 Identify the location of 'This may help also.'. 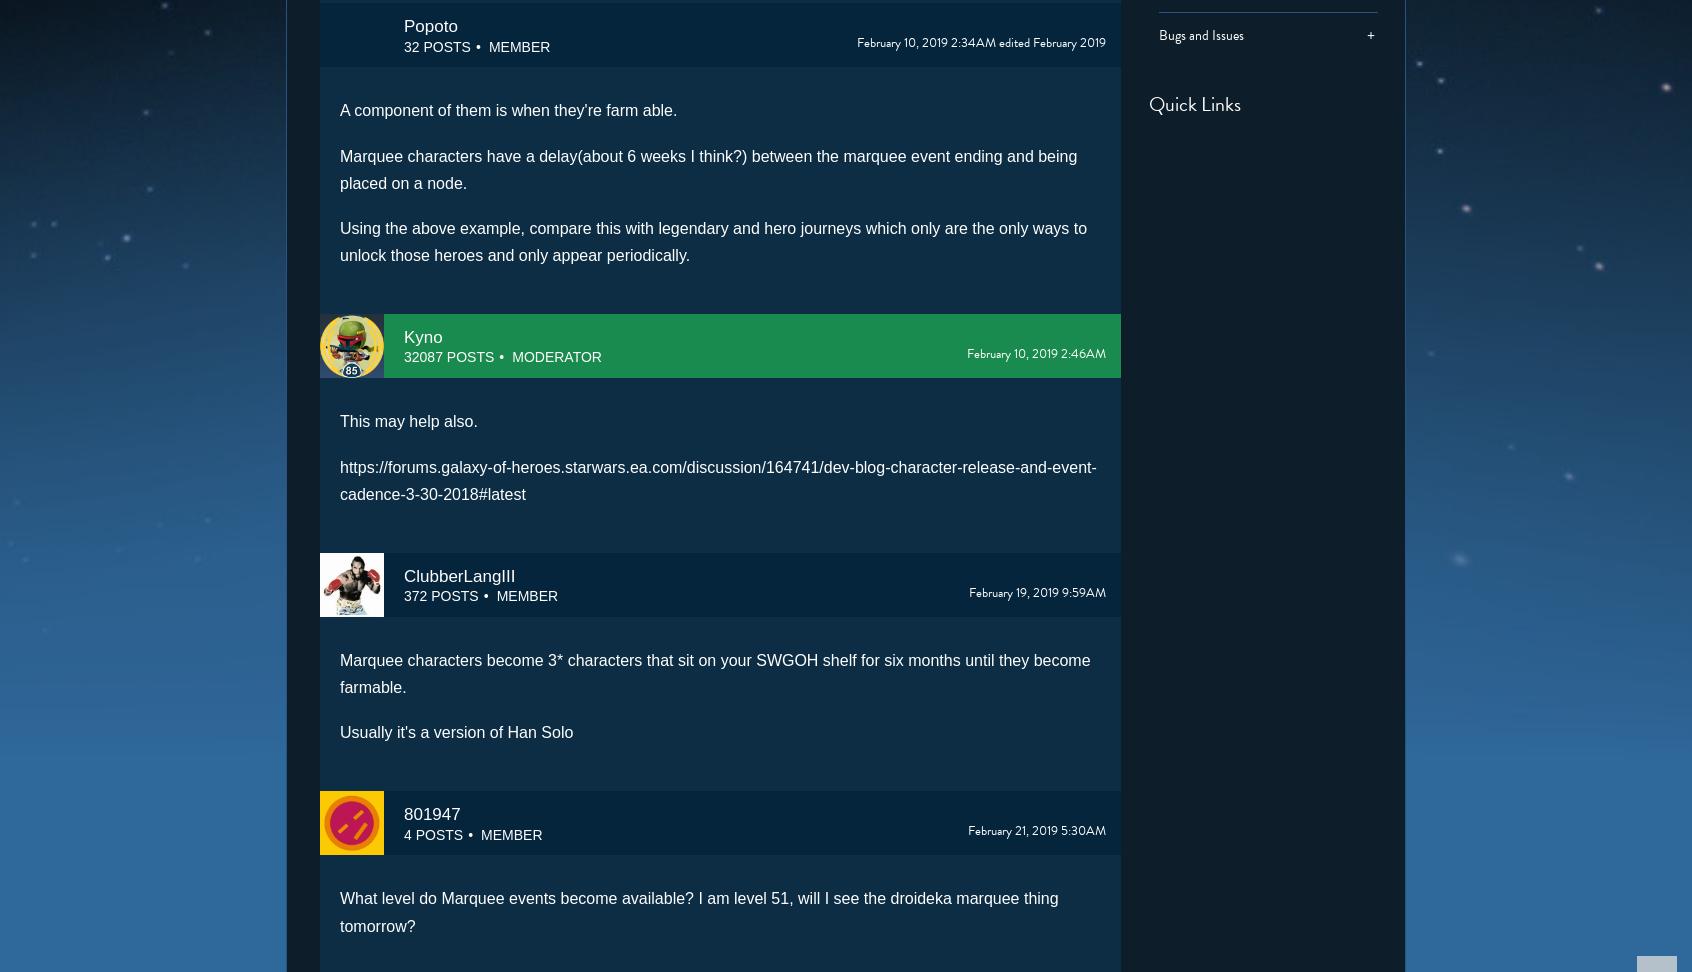
(408, 421).